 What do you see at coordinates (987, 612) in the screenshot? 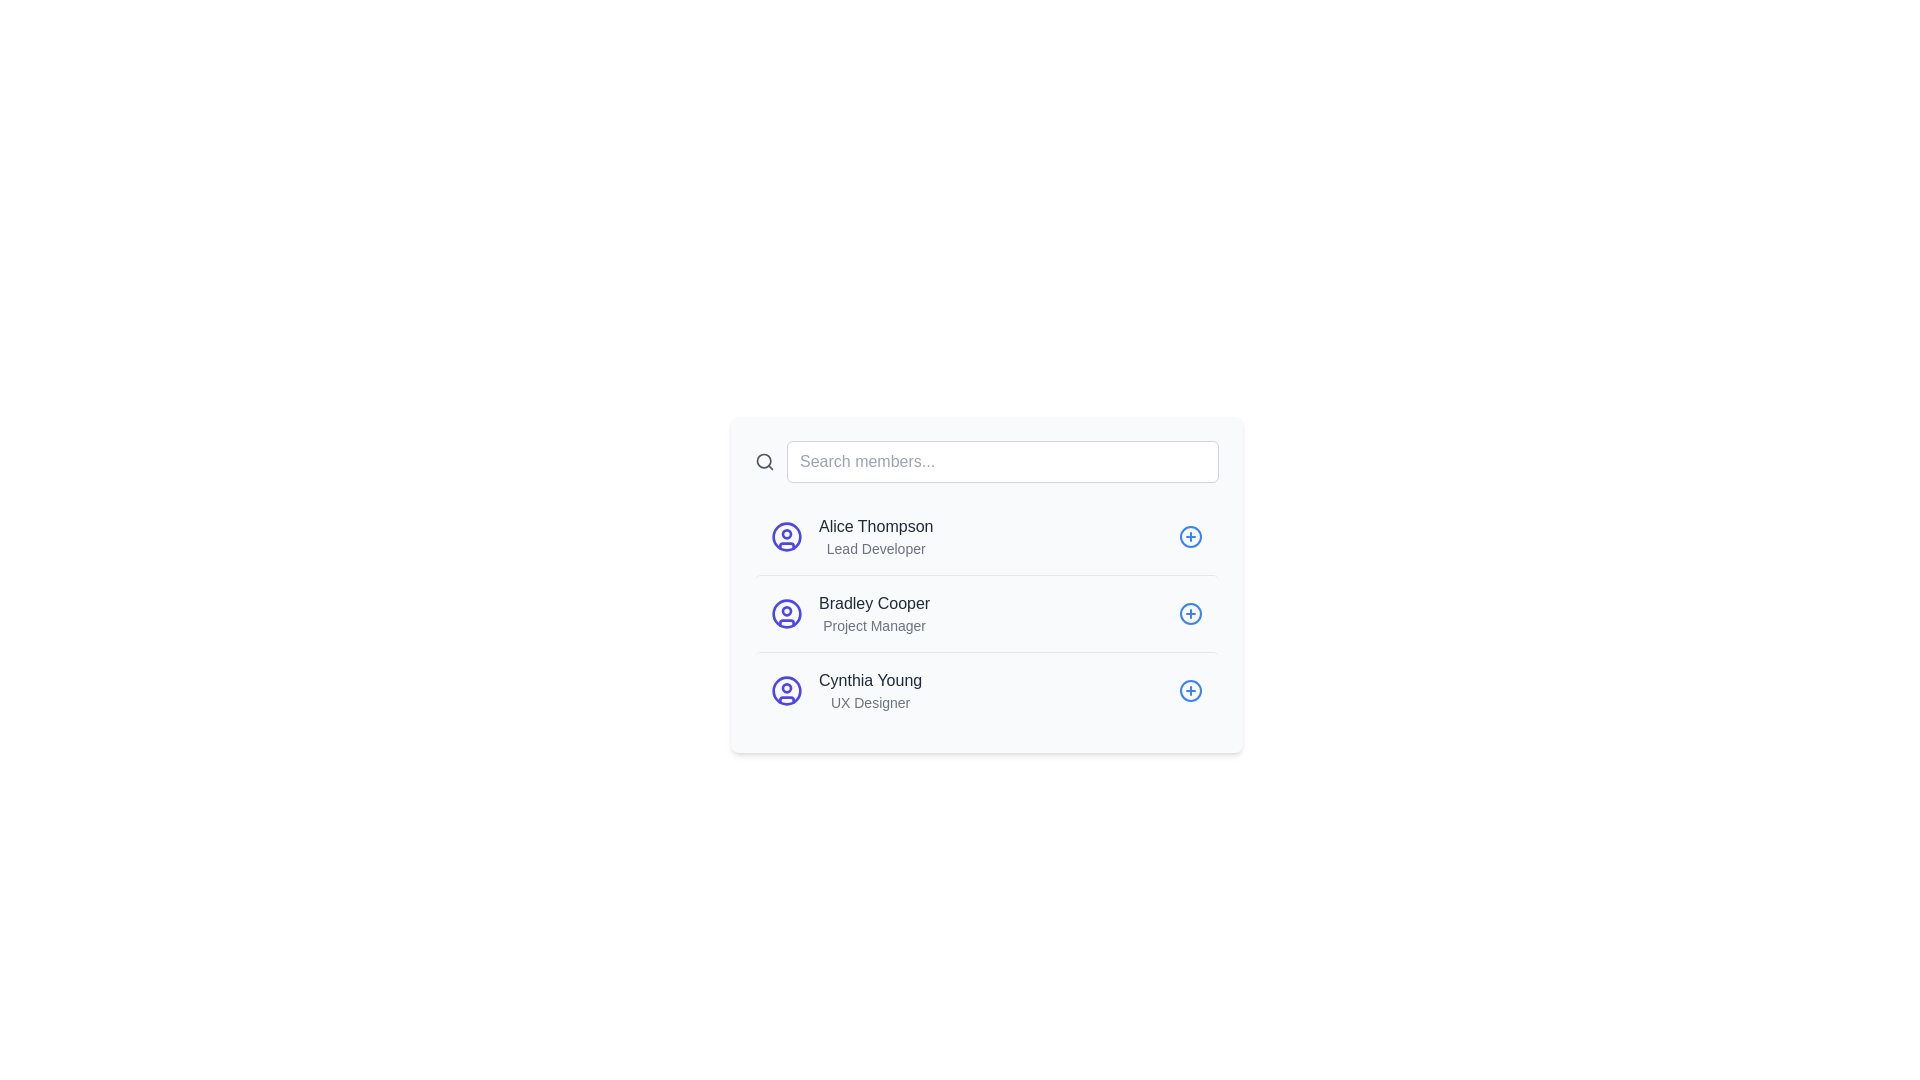
I see `the second list item featuring 'Bradley Cooper' with the profile picture and action icon` at bounding box center [987, 612].